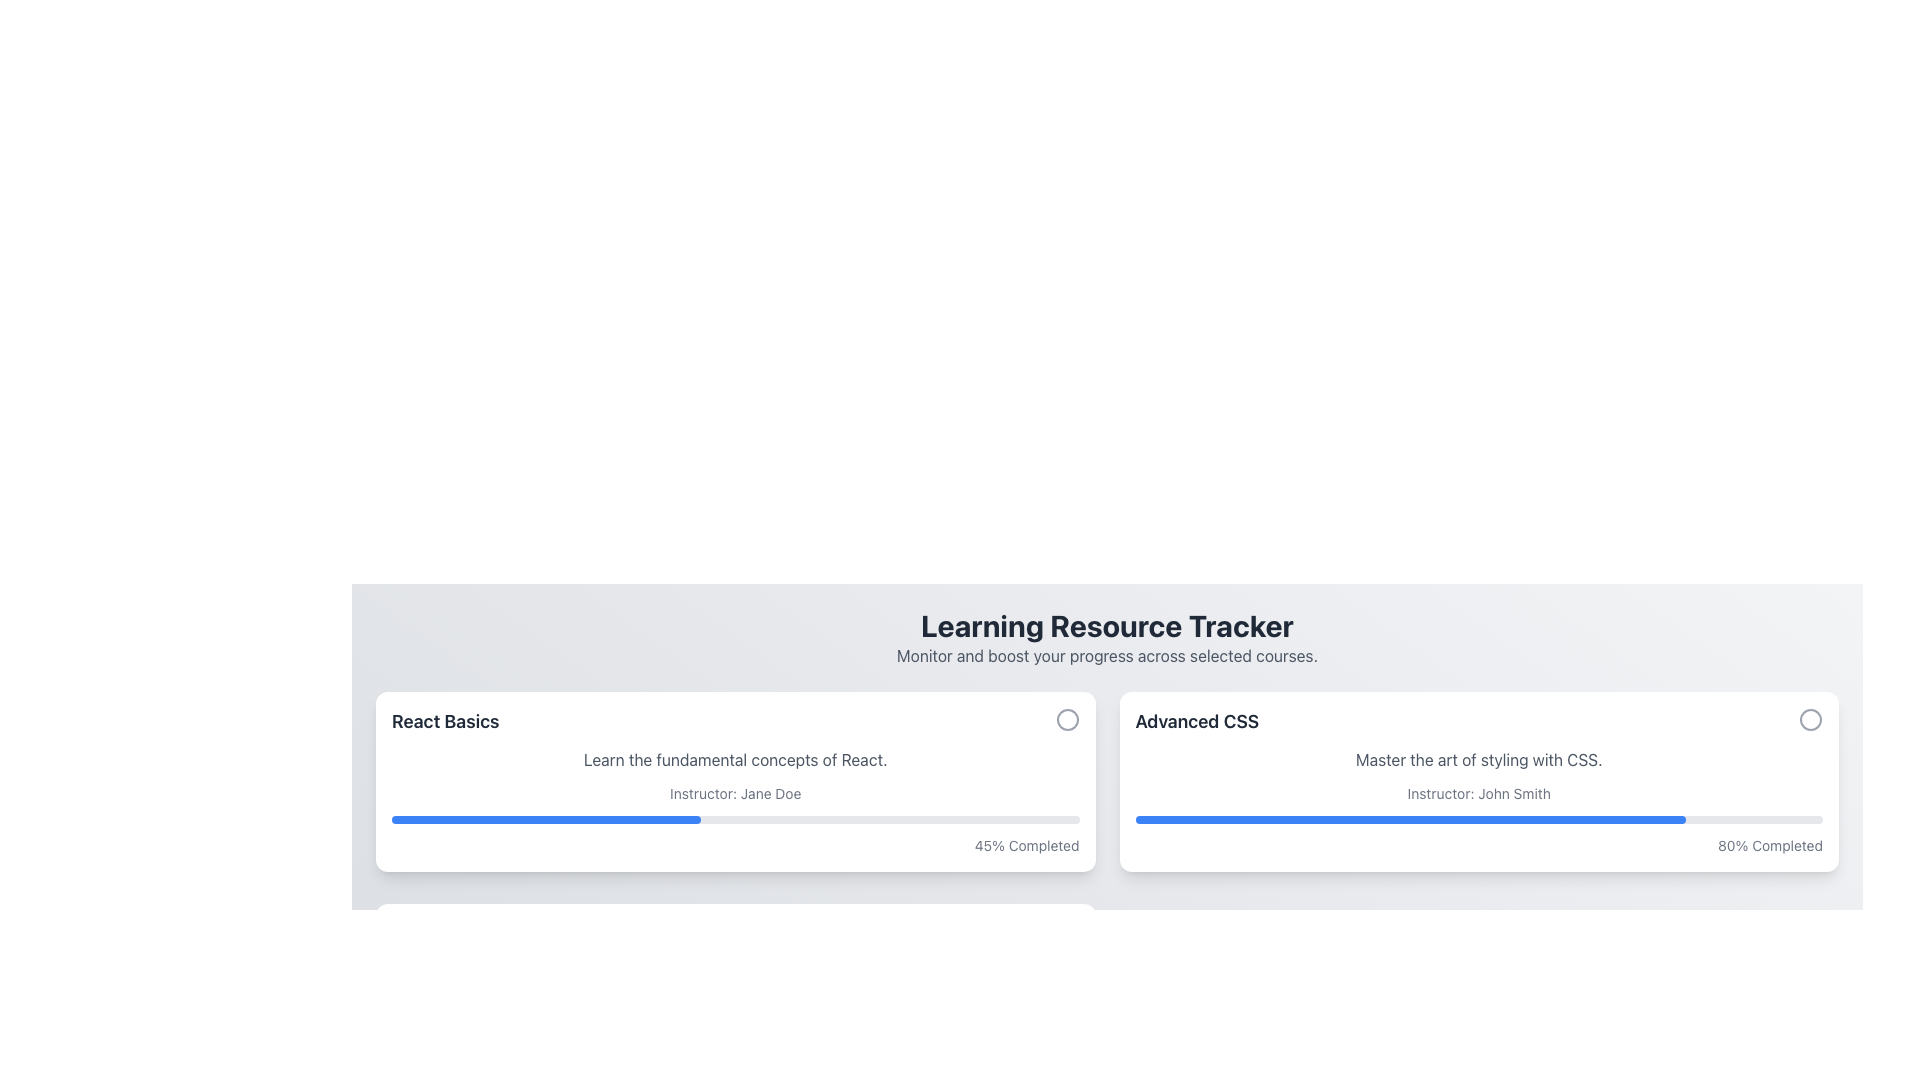 The width and height of the screenshot is (1920, 1080). Describe the element at coordinates (1106, 655) in the screenshot. I see `the static text label that reads 'Monitor and boost your progress across selected courses', which is positioned below the bold title 'Learning Resource Tracker'` at that location.